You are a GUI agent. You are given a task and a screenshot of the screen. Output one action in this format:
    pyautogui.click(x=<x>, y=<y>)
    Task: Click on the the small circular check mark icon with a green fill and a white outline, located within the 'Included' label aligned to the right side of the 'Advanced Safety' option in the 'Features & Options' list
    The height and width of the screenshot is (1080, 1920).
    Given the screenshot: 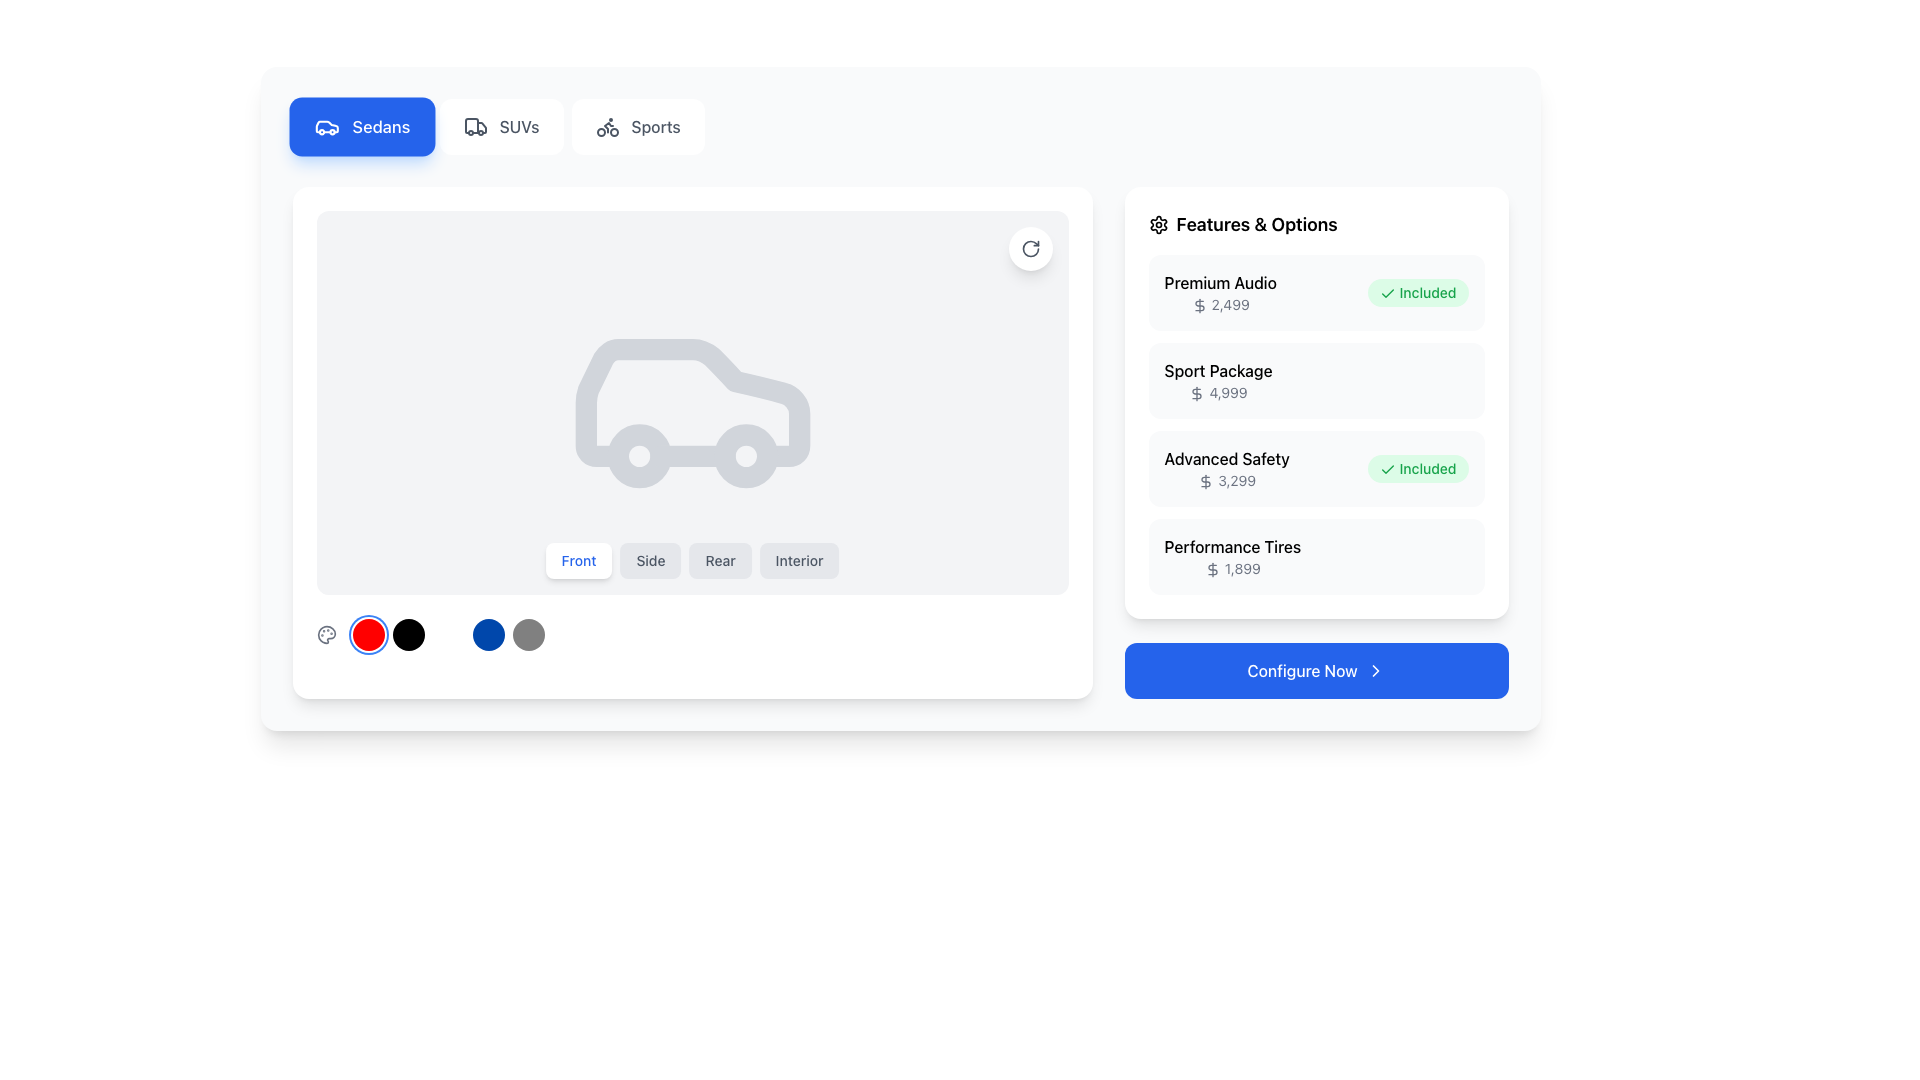 What is the action you would take?
    pyautogui.click(x=1386, y=470)
    